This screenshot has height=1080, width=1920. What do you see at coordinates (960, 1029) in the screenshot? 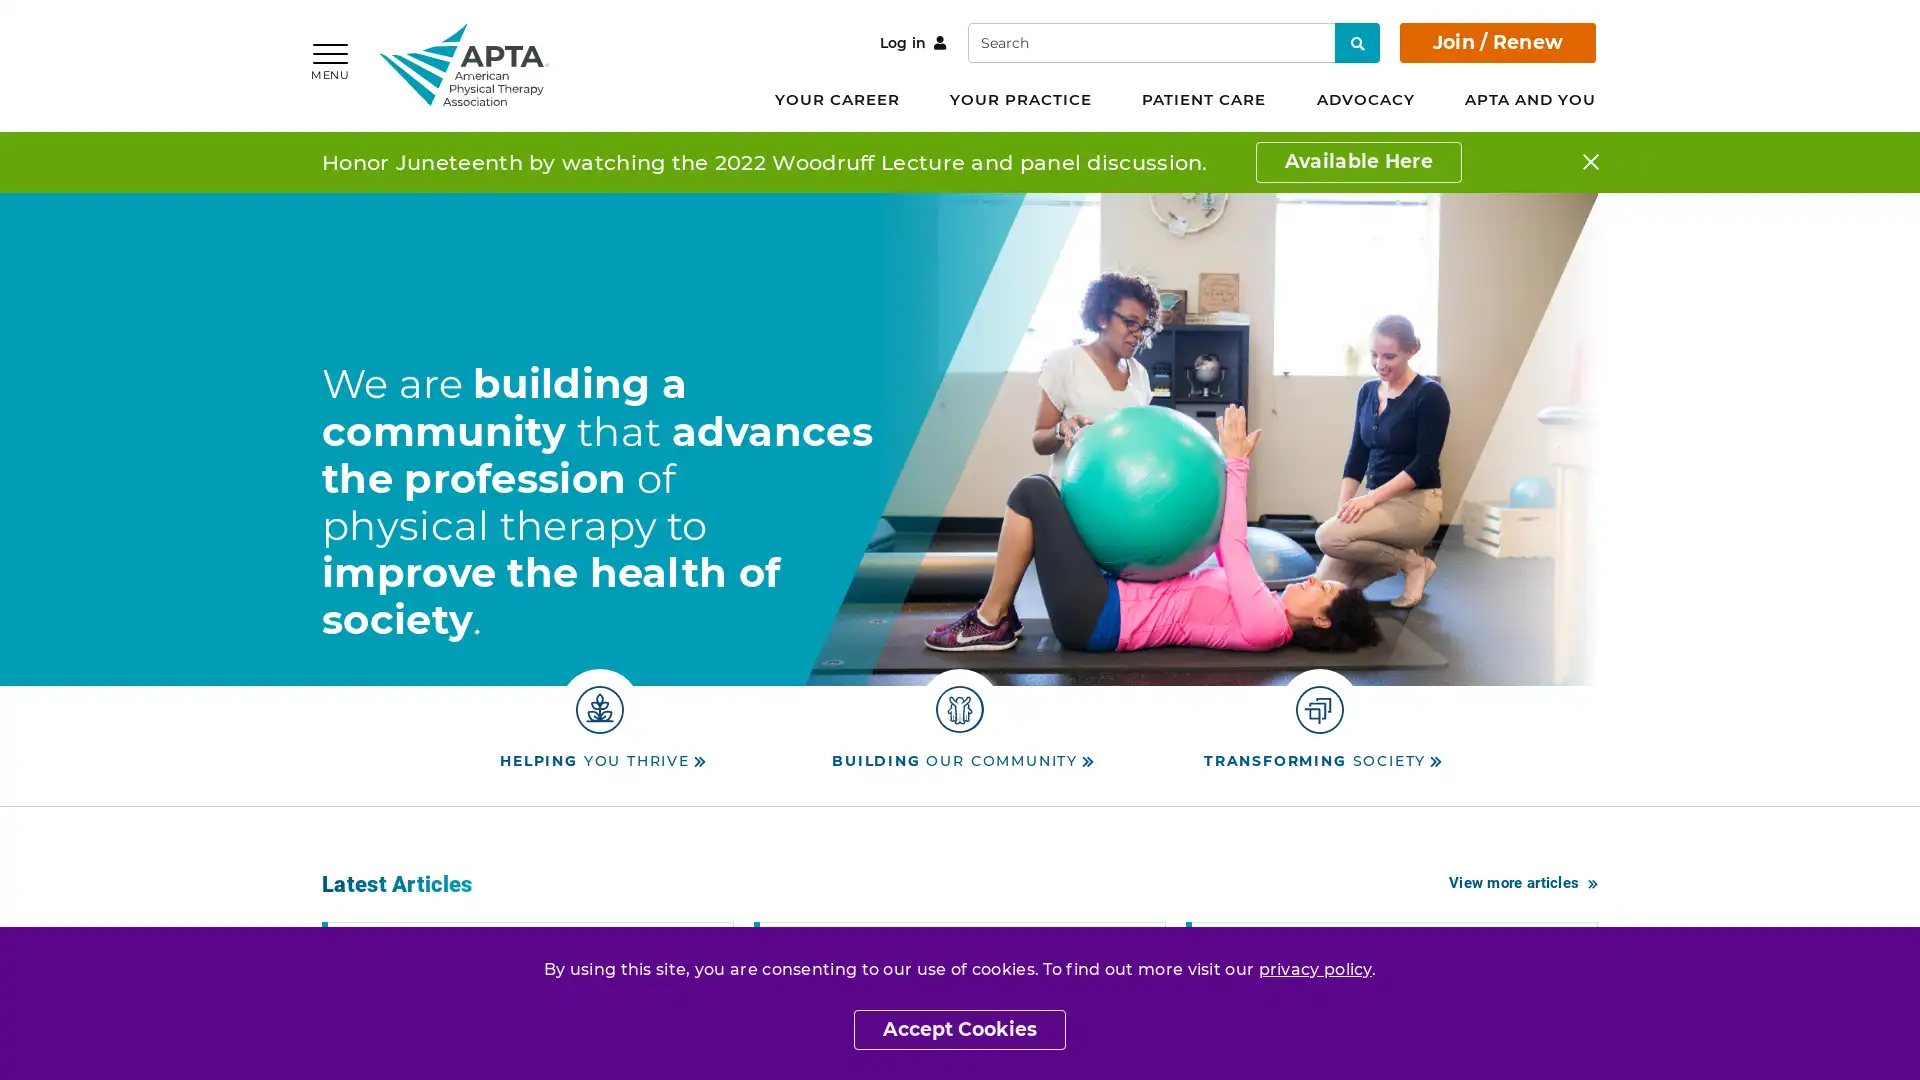
I see `Accept Cookies` at bounding box center [960, 1029].